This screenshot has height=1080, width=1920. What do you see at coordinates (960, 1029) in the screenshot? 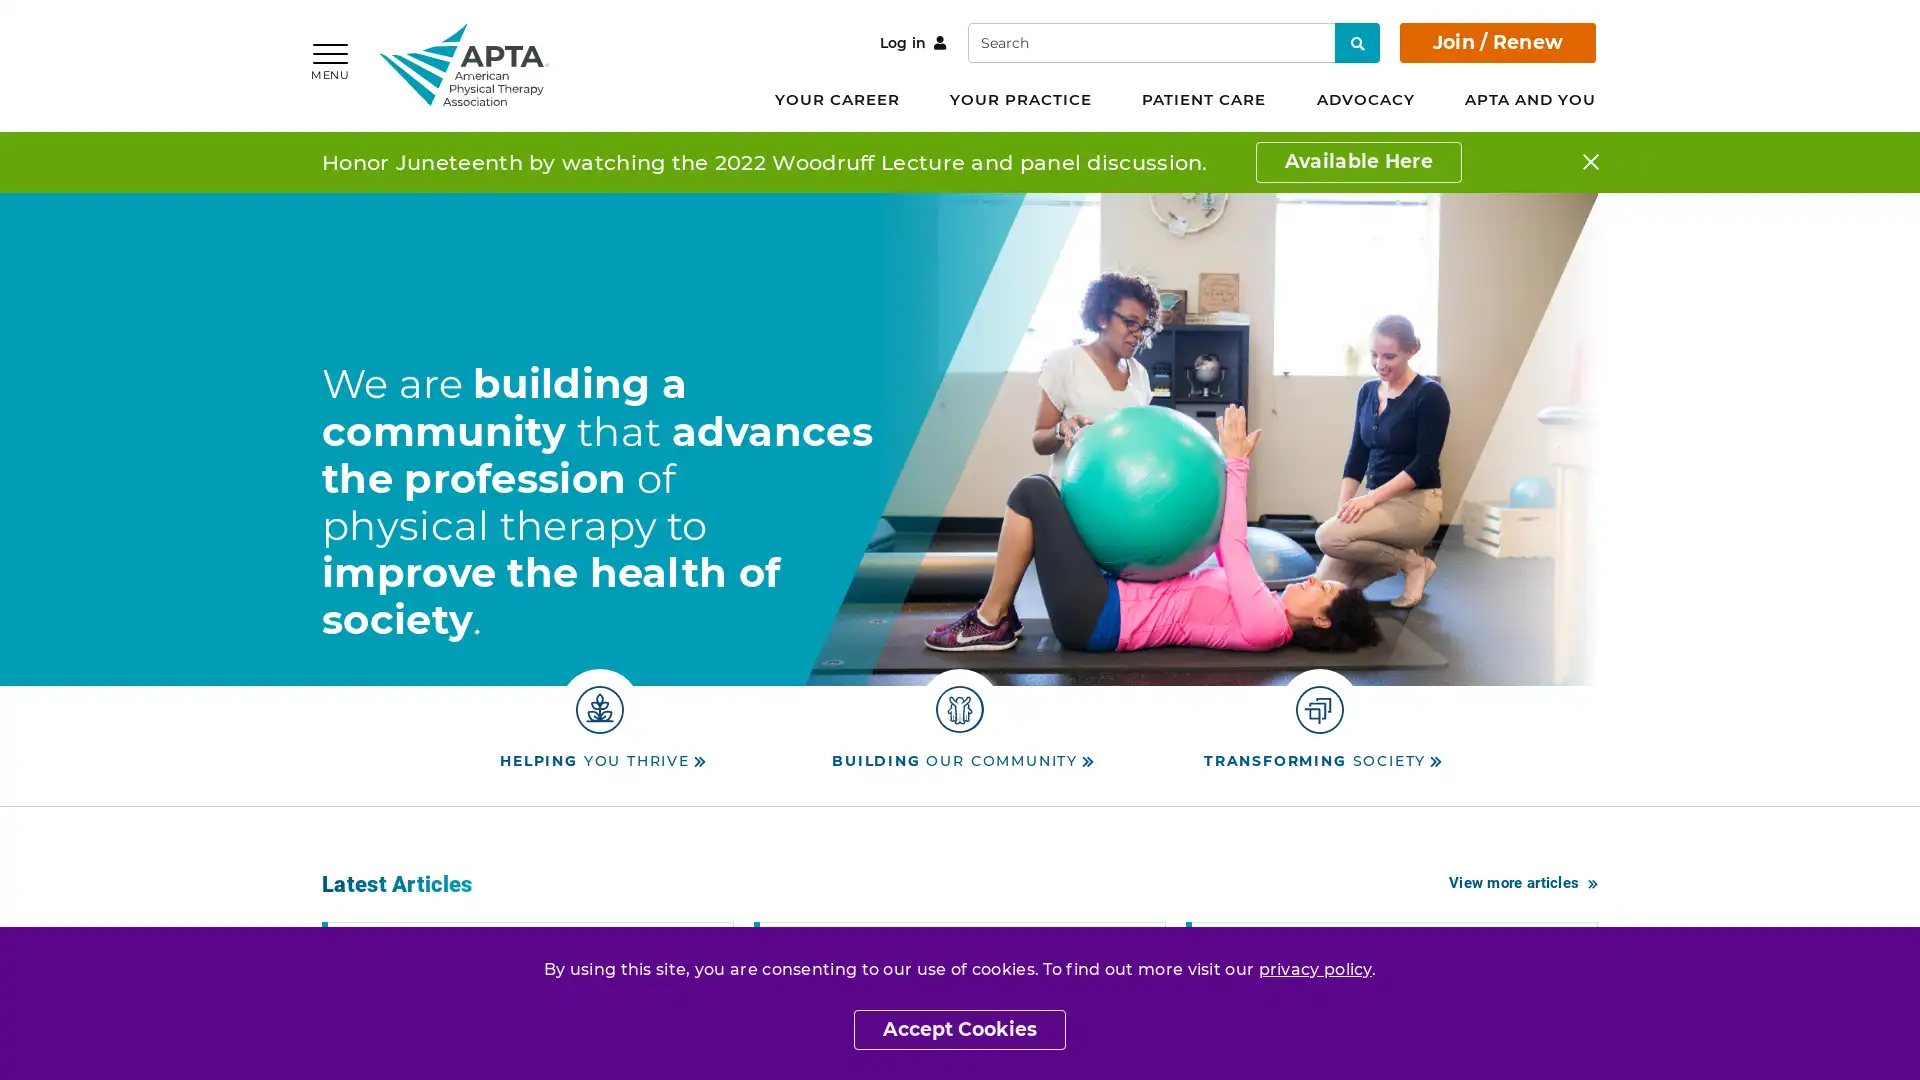
I see `Accept Cookies` at bounding box center [960, 1029].